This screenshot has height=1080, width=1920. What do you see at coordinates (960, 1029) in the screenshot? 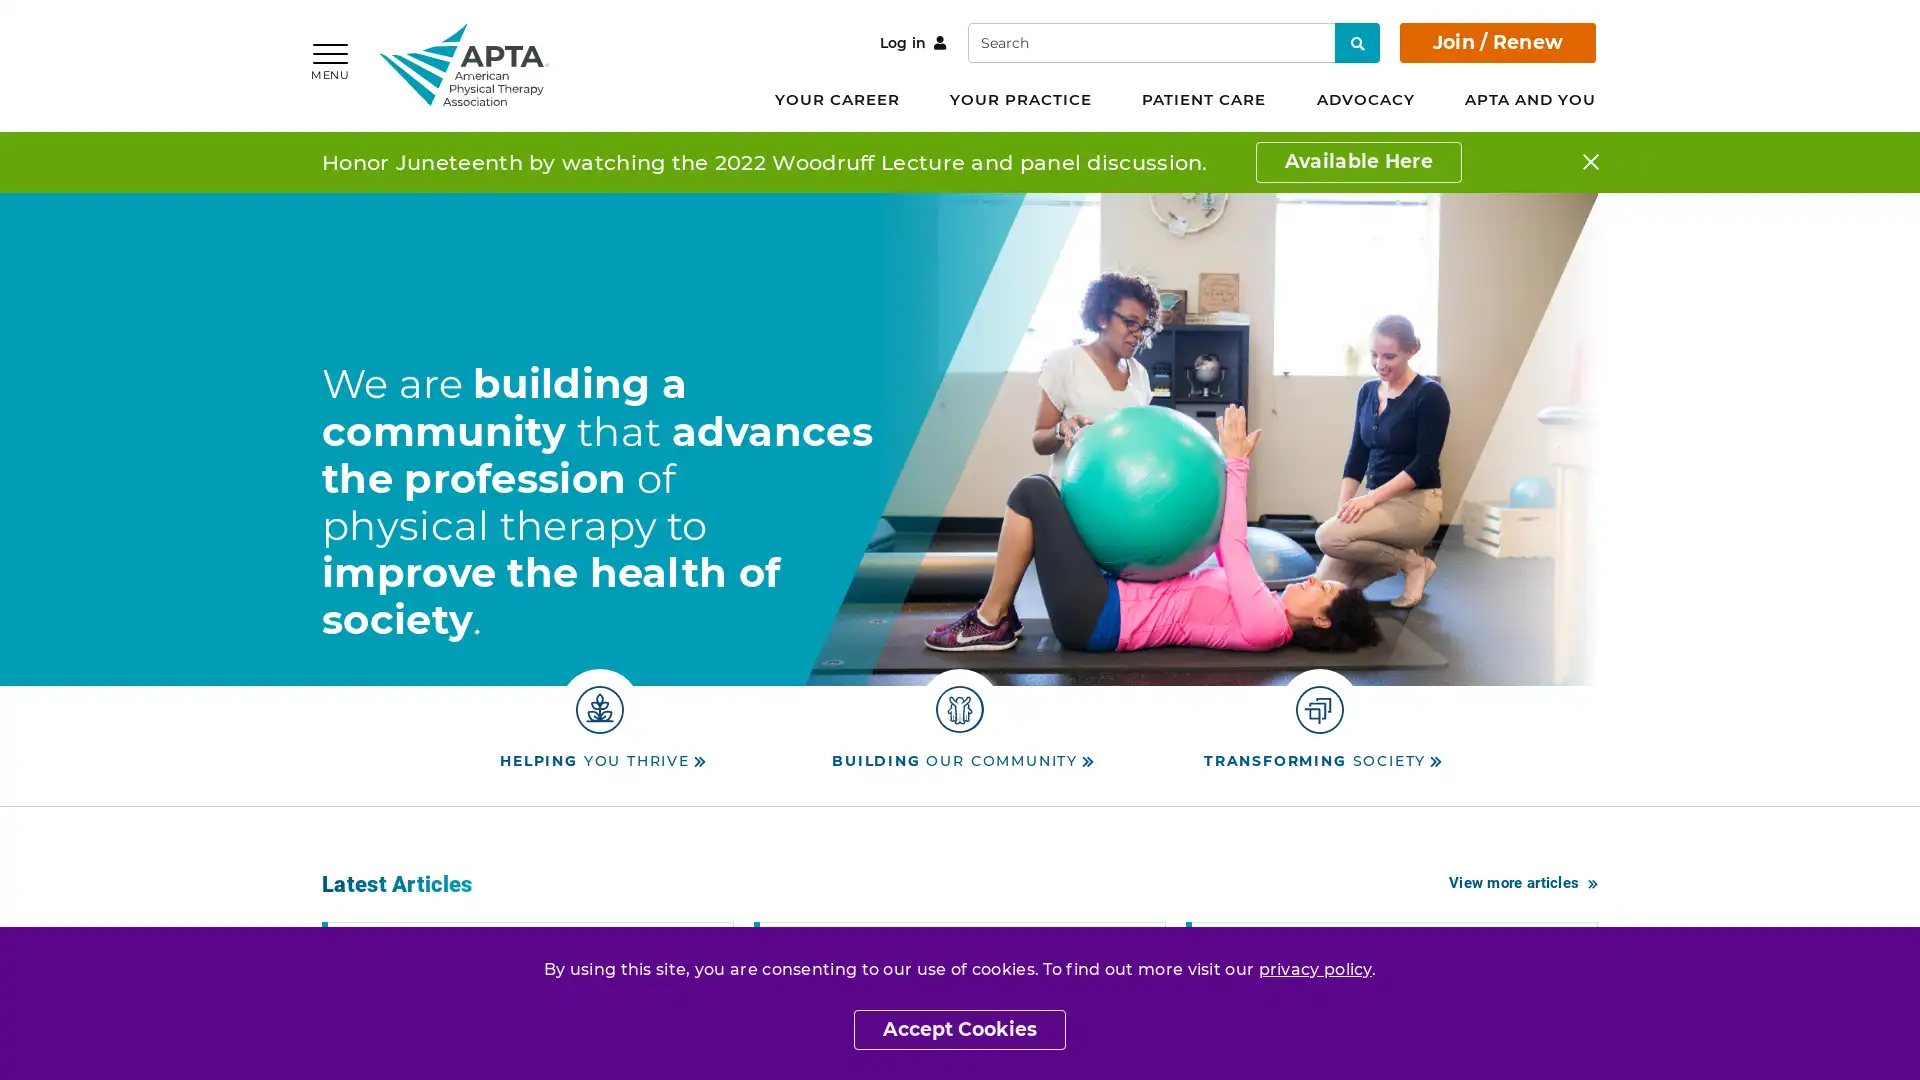
I see `Accept Cookies` at bounding box center [960, 1029].